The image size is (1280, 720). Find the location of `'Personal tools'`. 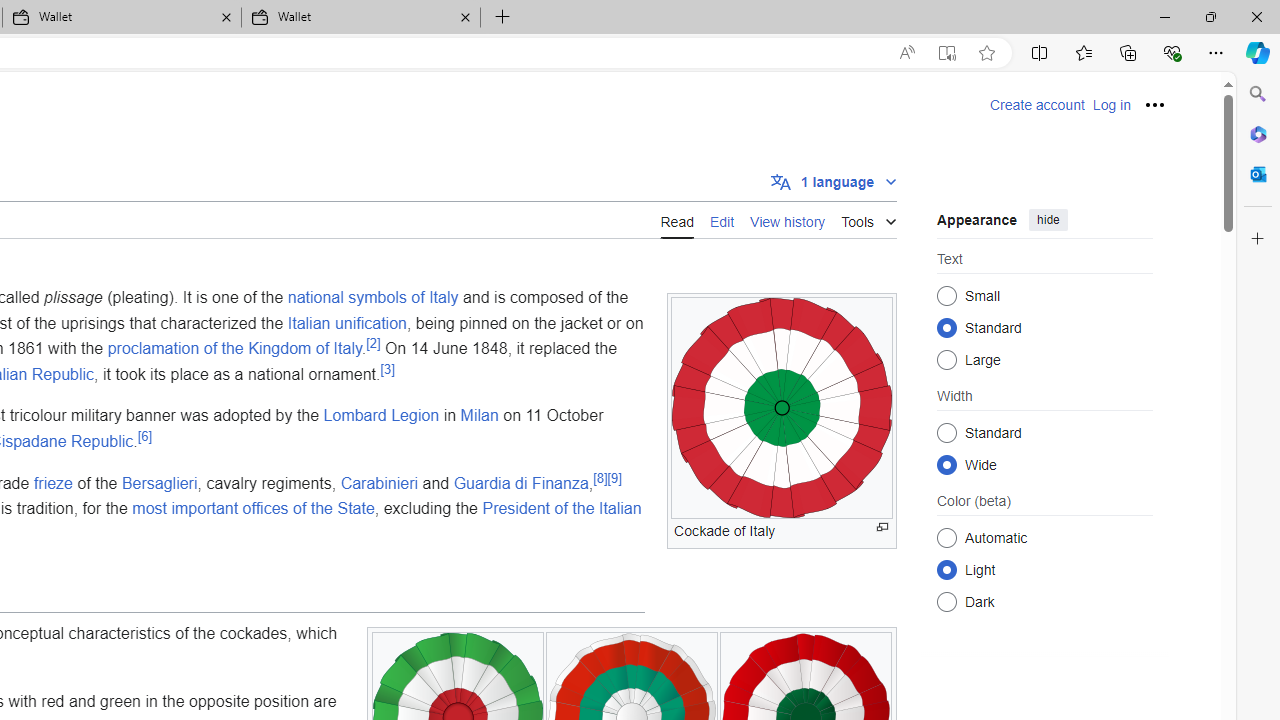

'Personal tools' is located at coordinates (1155, 105).